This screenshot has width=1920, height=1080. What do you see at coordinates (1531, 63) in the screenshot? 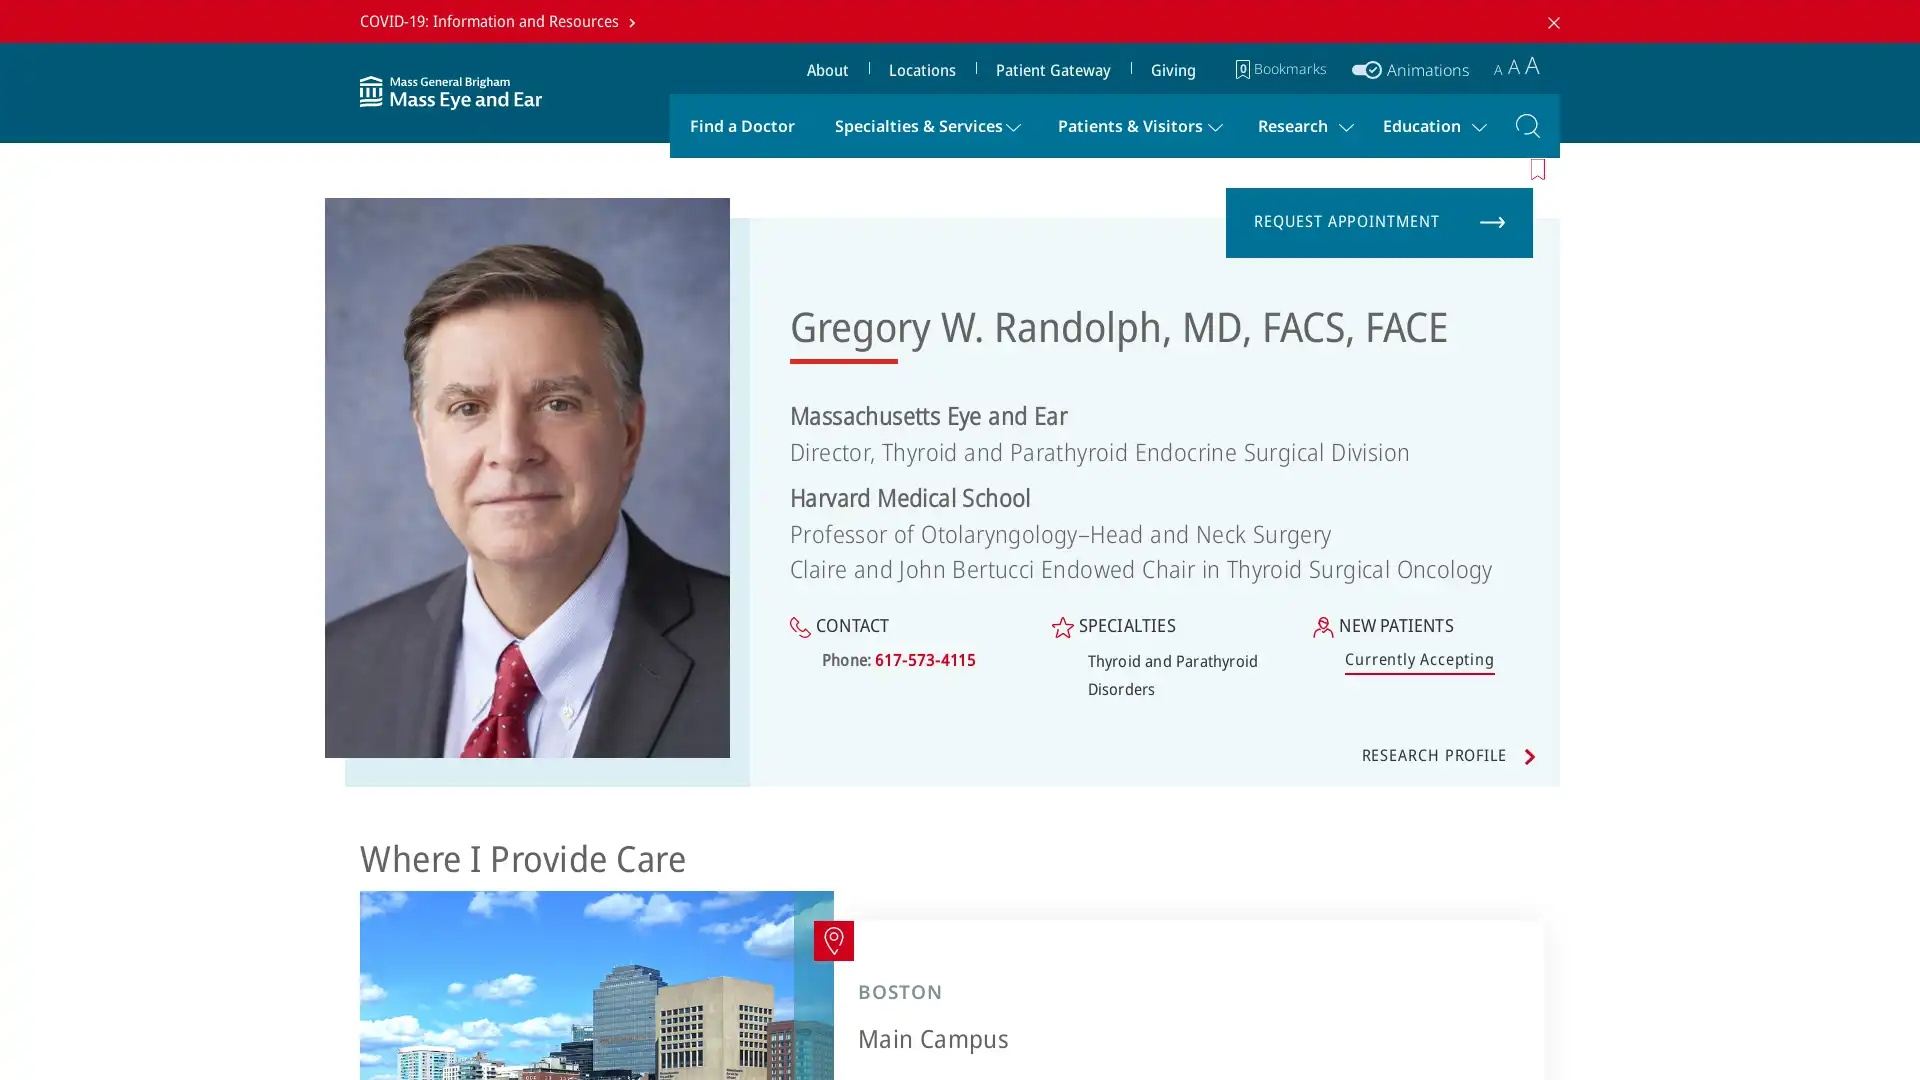
I see `Maximum font size` at bounding box center [1531, 63].